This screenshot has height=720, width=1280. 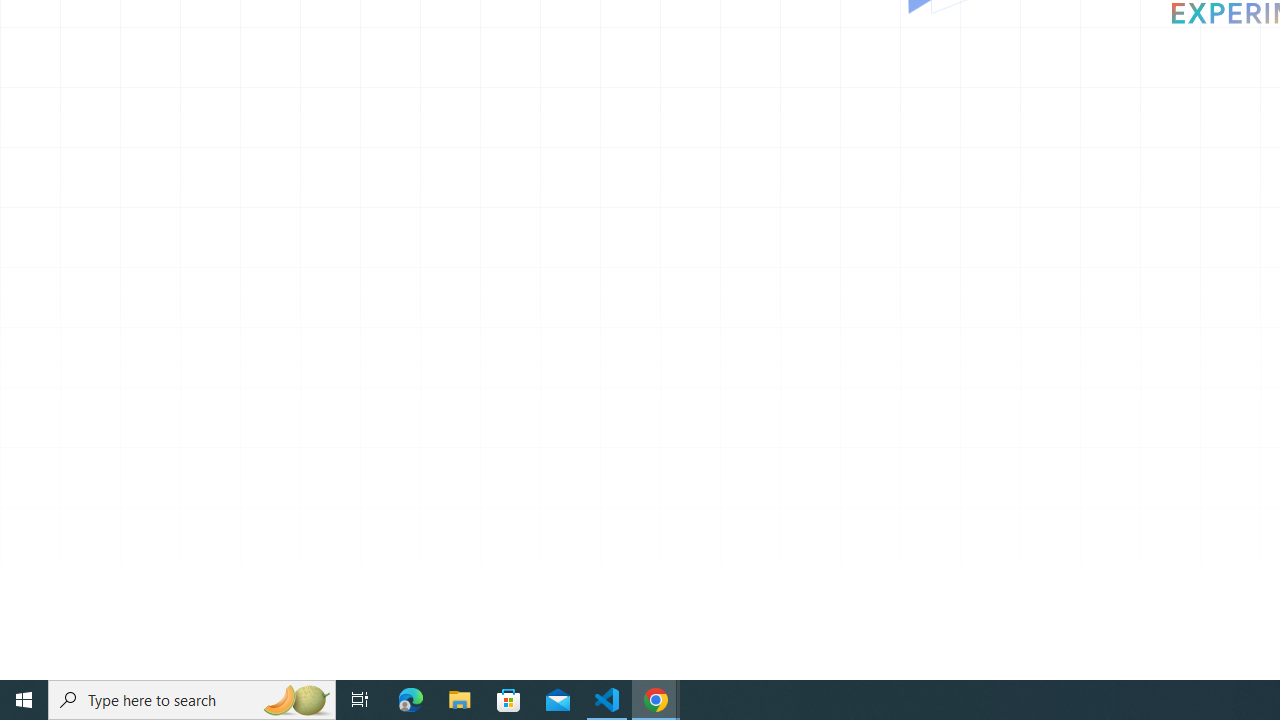 I want to click on 'Type here to search', so click(x=192, y=698).